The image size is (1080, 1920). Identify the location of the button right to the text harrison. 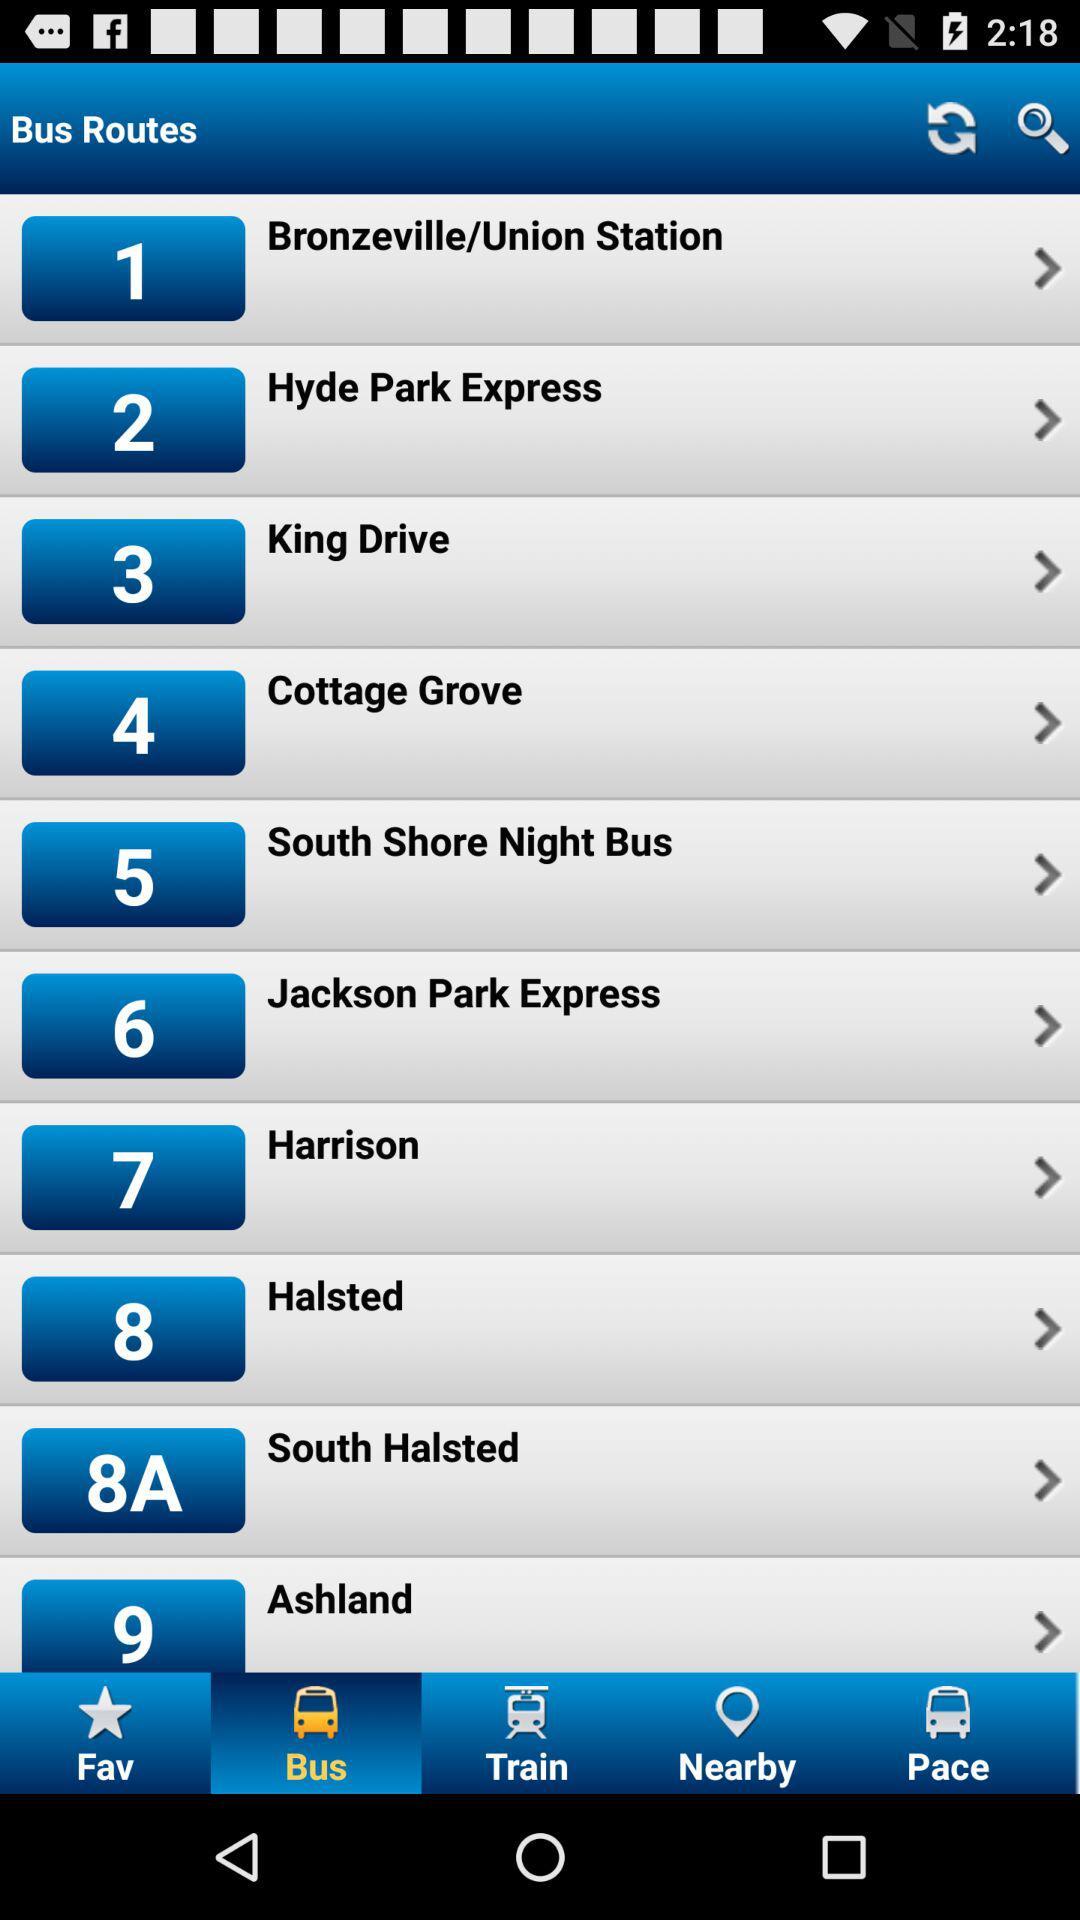
(1044, 1177).